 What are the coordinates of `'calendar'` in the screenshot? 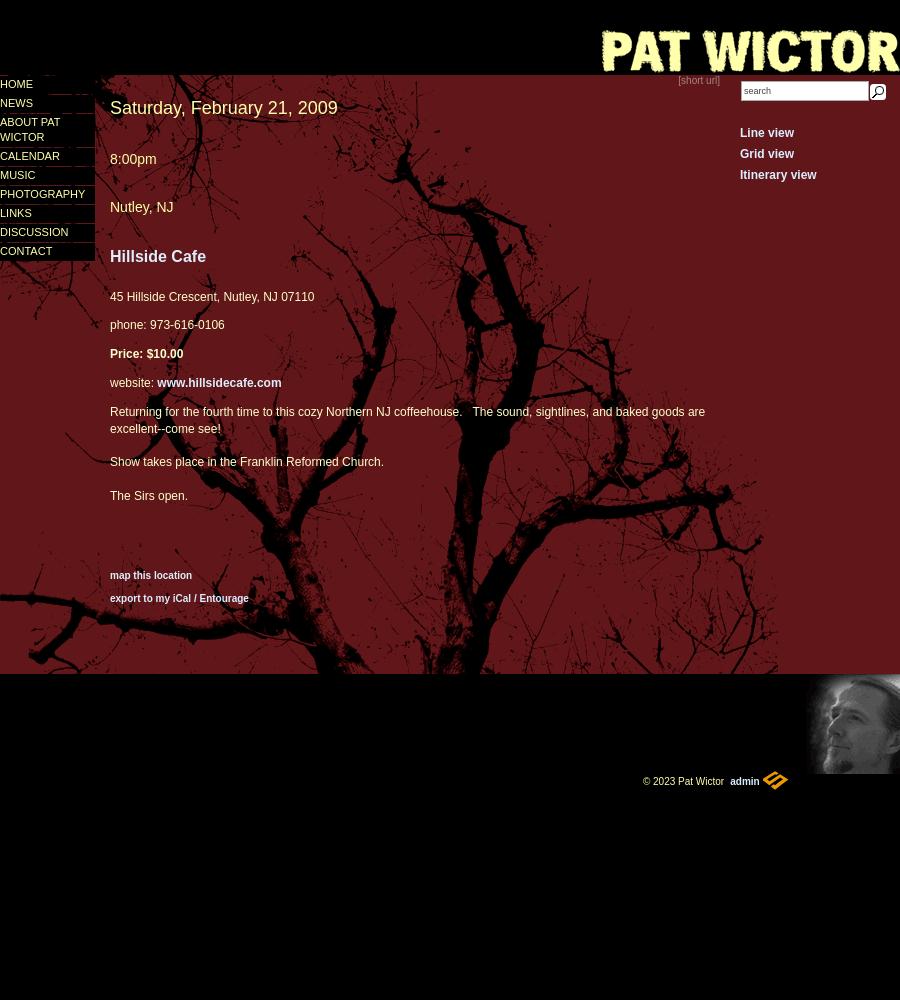 It's located at (28, 156).